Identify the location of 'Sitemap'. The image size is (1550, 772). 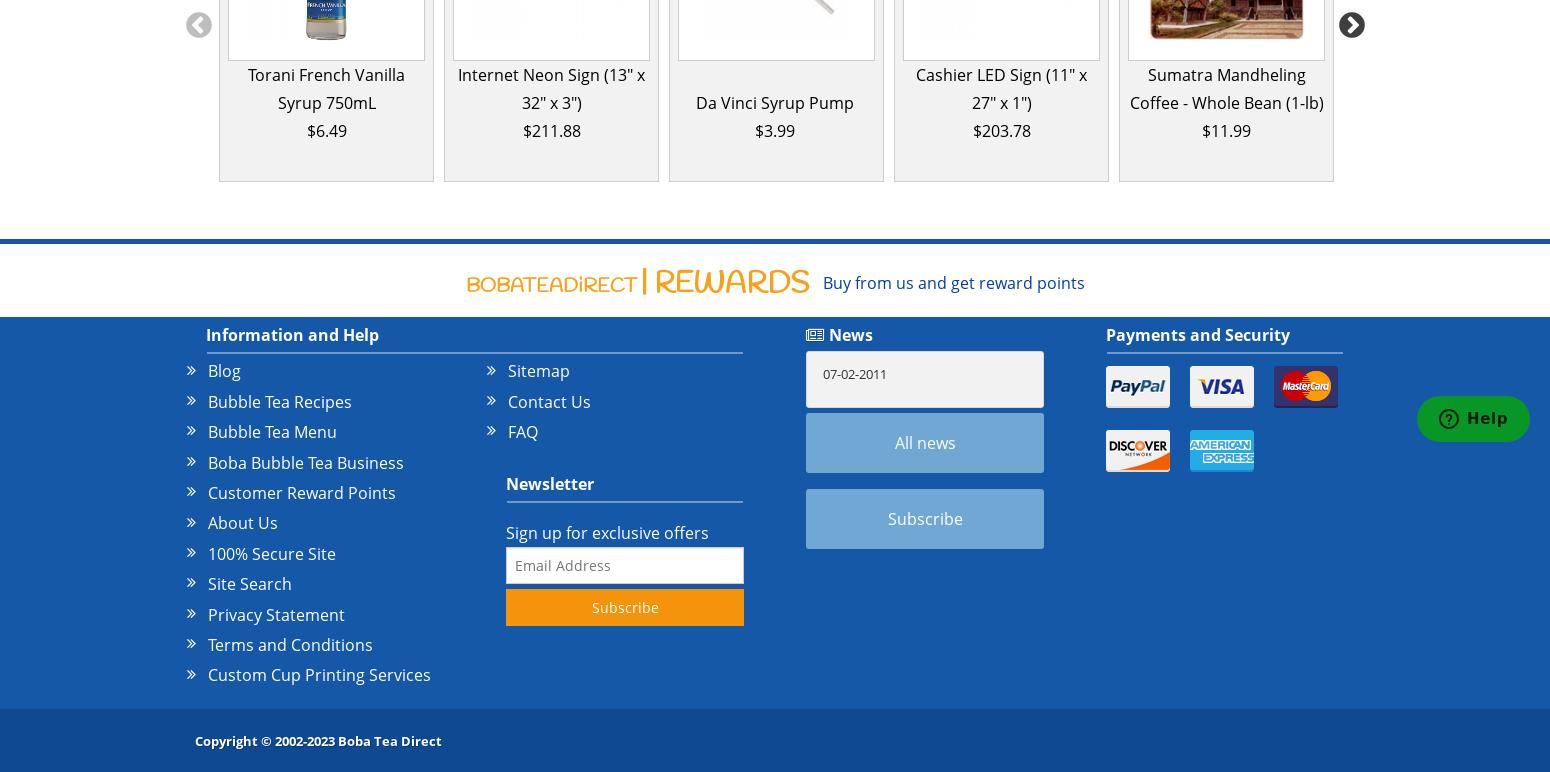
(537, 370).